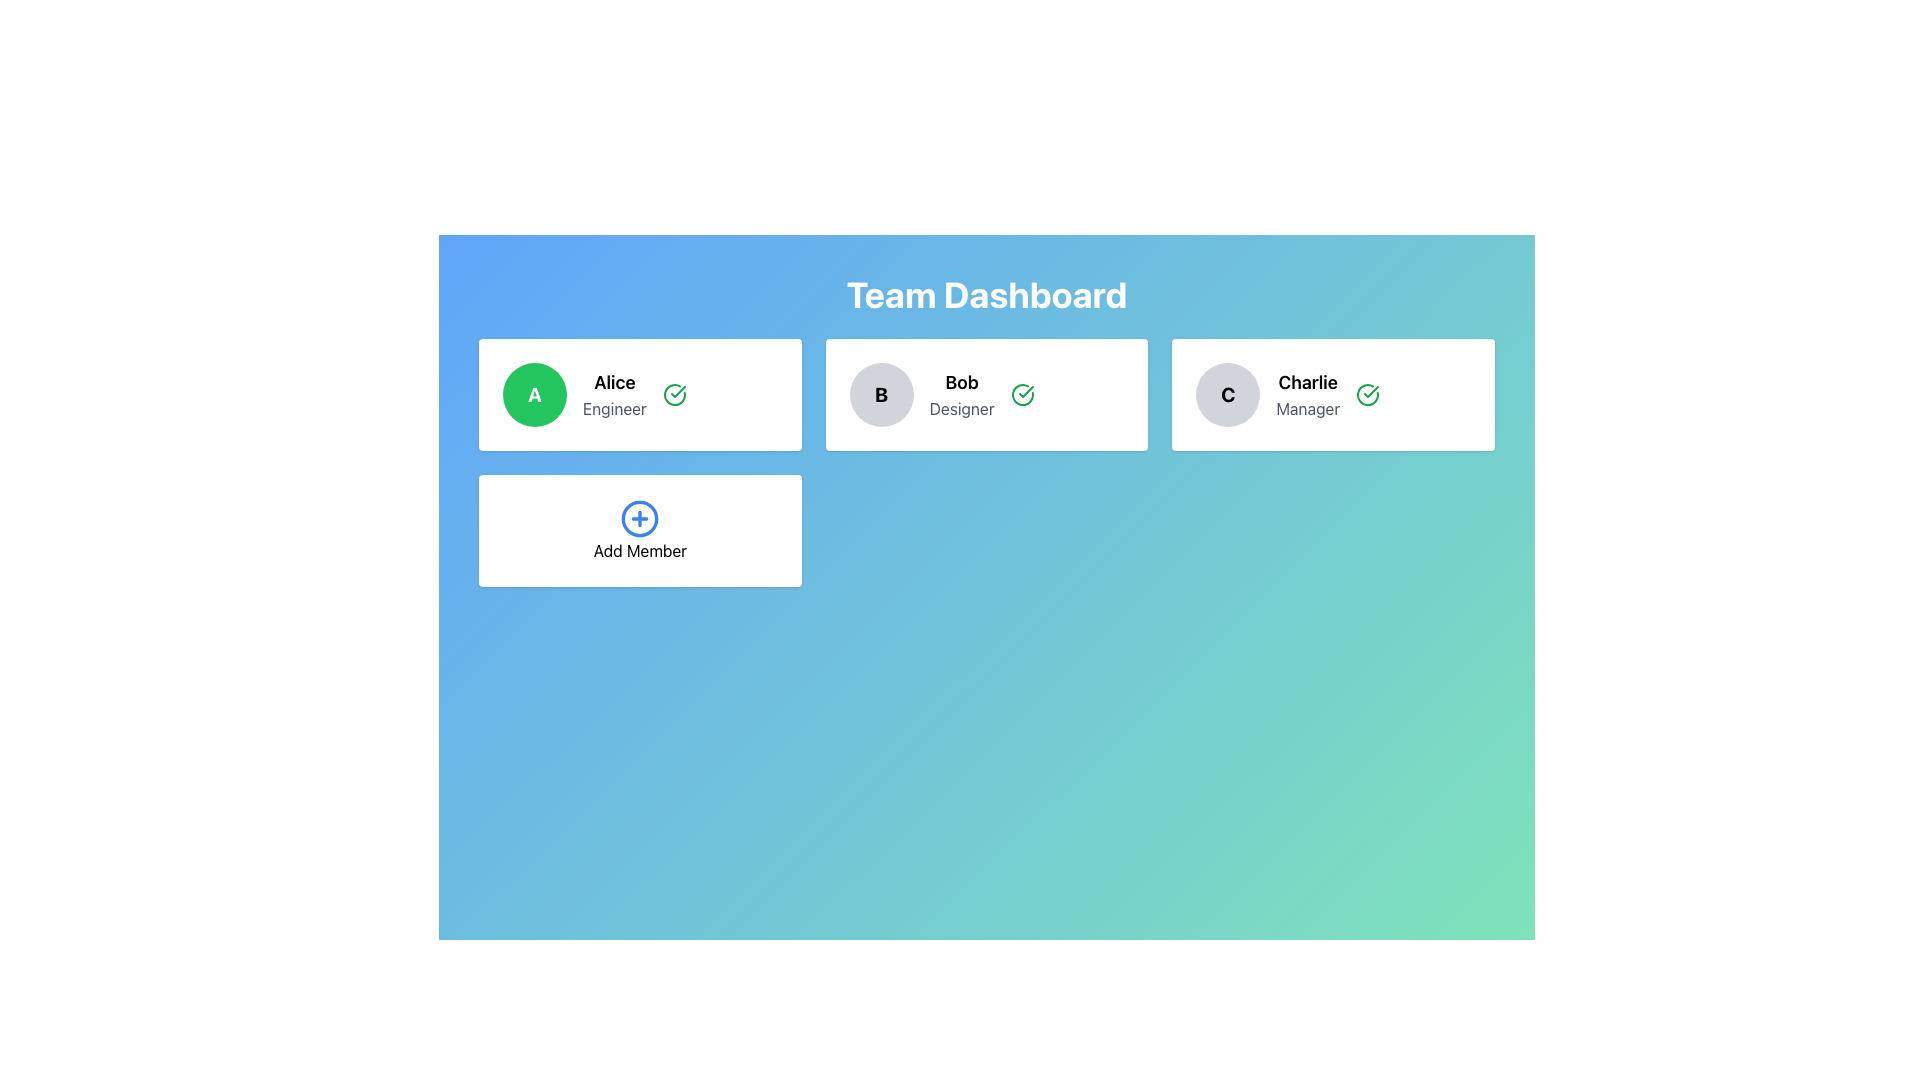 The height and width of the screenshot is (1080, 1920). I want to click on the Avatar placeholder element representing user 'Charlie' in the upper-right section of the interface, so click(1227, 394).